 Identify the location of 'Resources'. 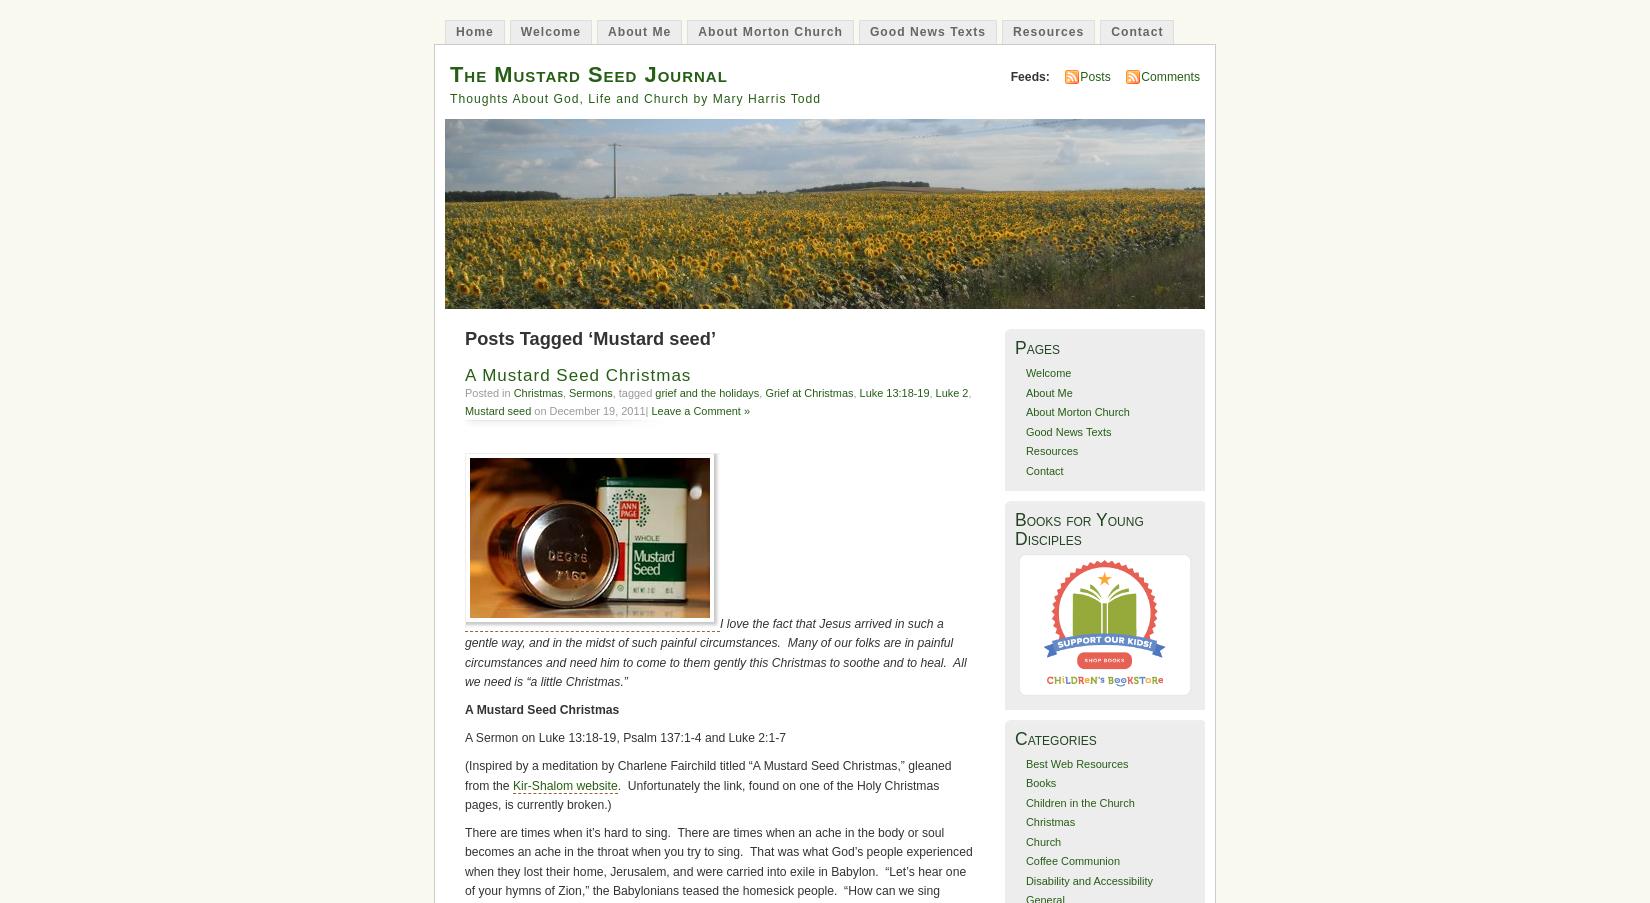
(1024, 449).